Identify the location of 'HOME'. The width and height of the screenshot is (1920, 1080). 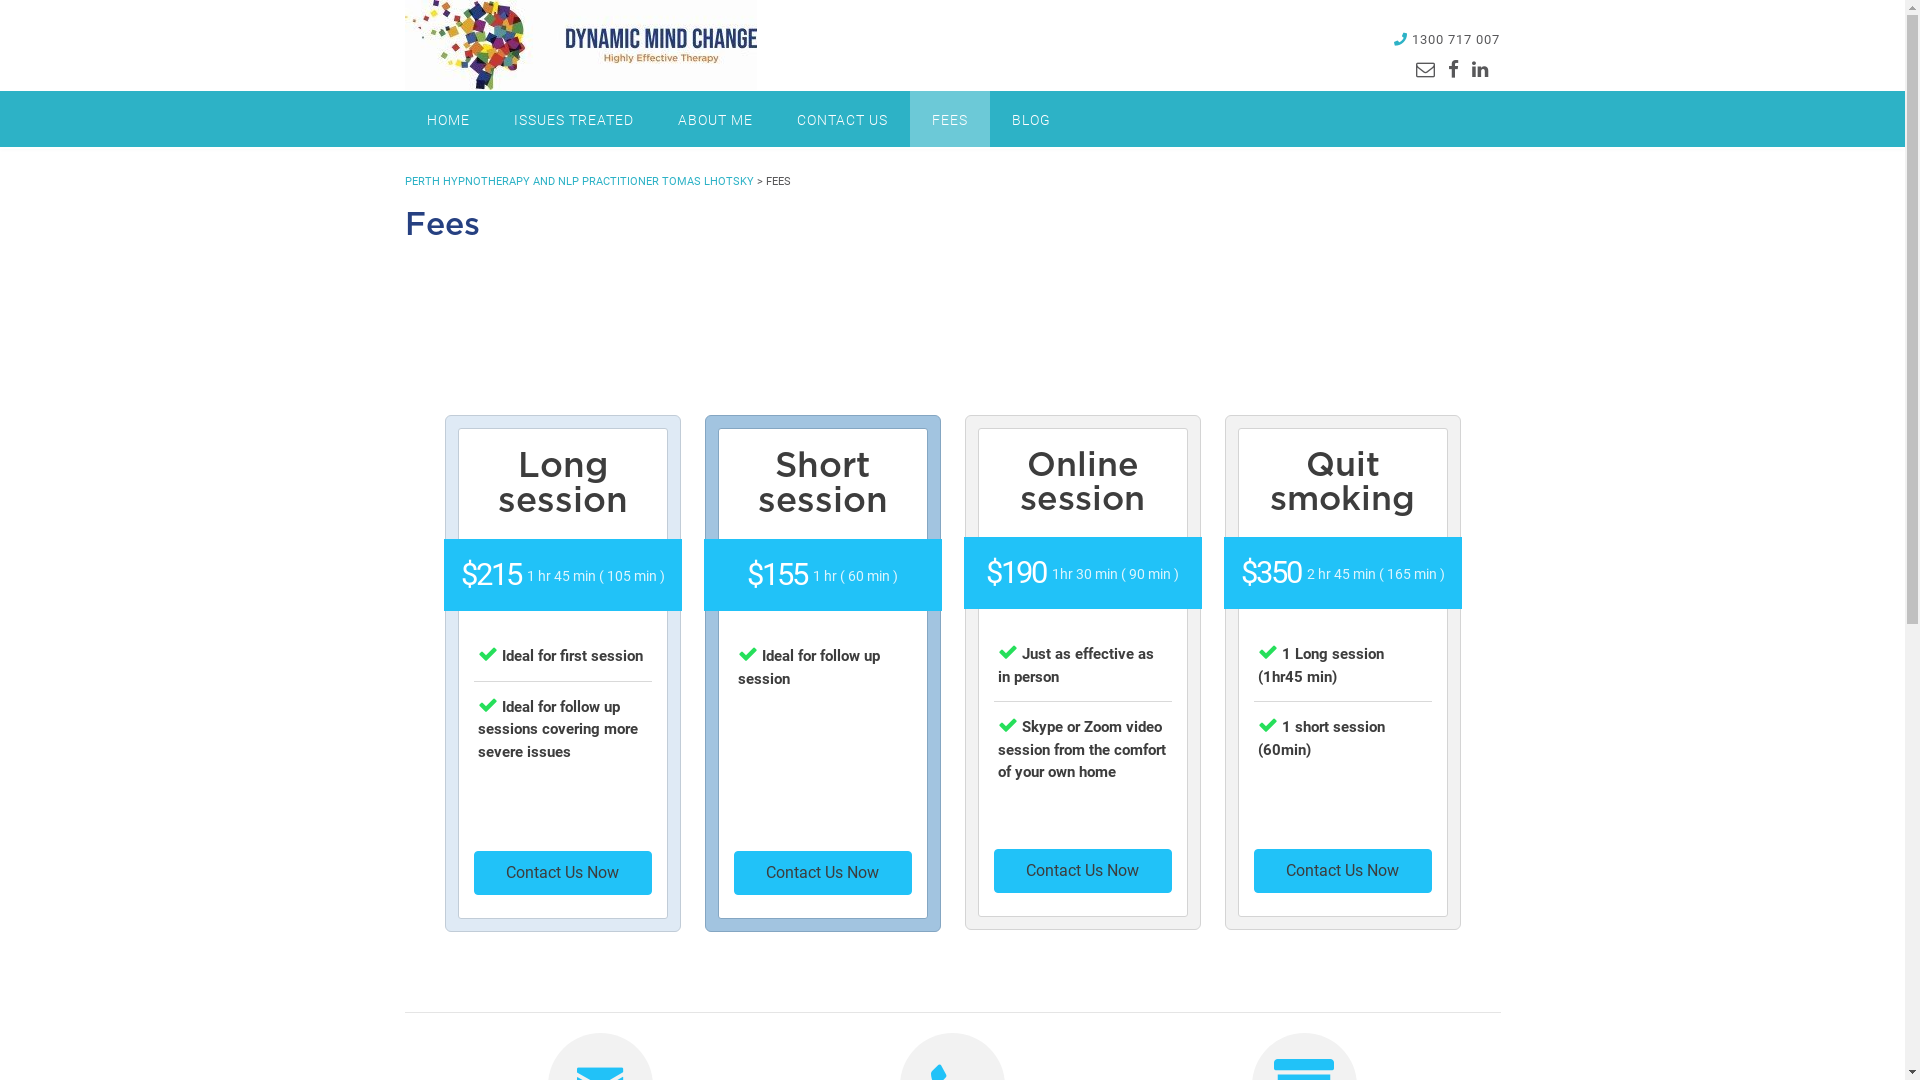
(402, 119).